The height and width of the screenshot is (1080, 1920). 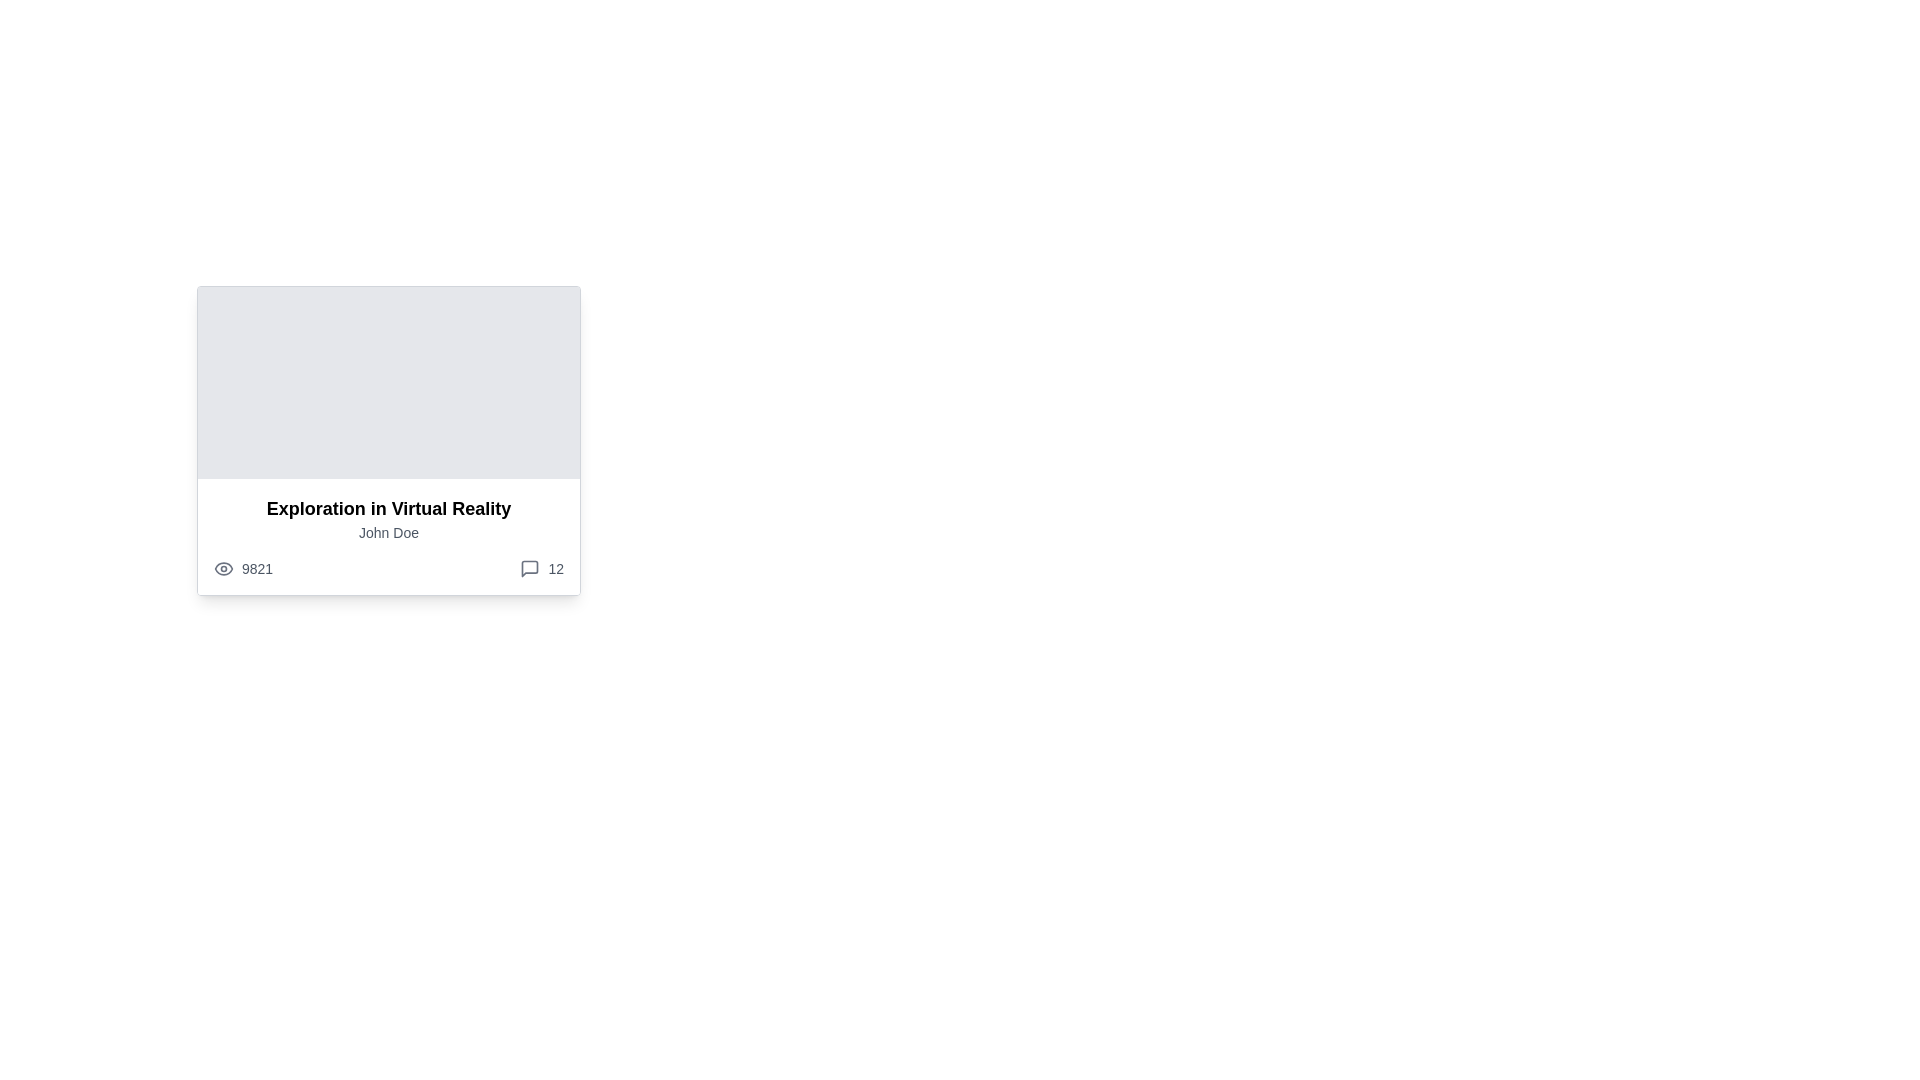 I want to click on the text label displaying the number '12' in gray font, located to the right of a speech bubble icon within a card component, so click(x=556, y=569).